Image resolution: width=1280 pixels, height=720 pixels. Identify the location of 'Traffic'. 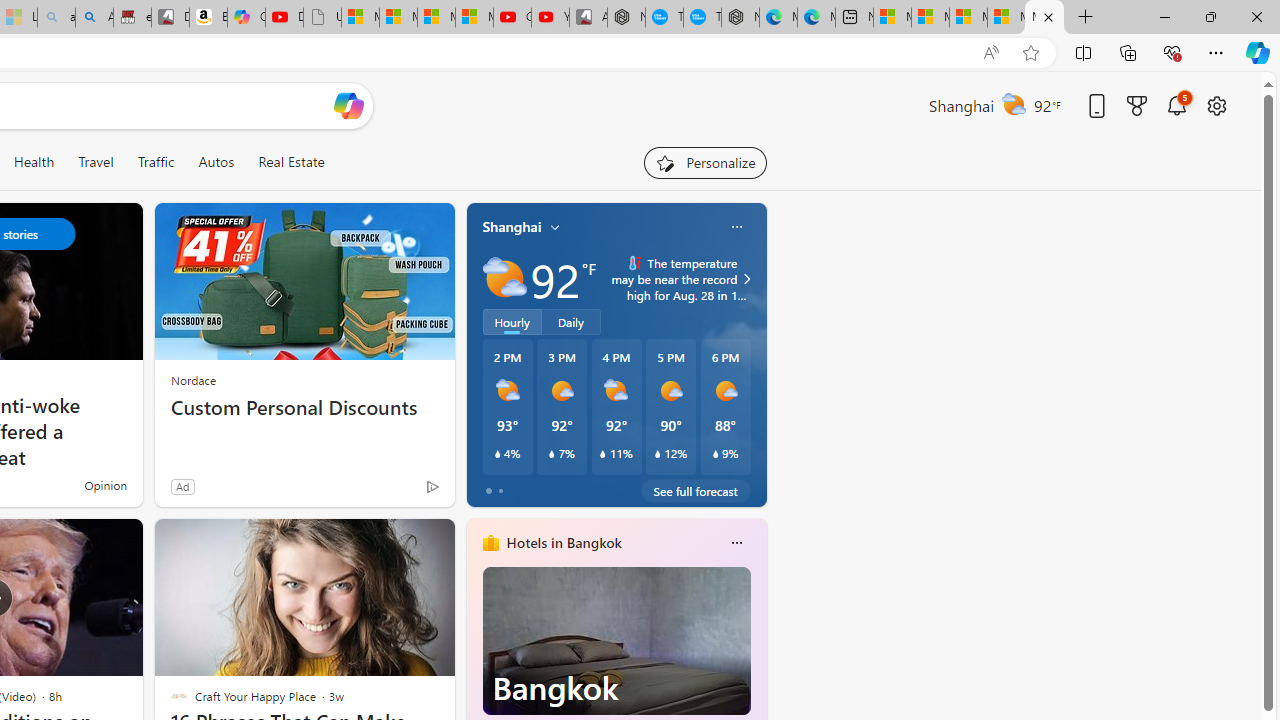
(154, 161).